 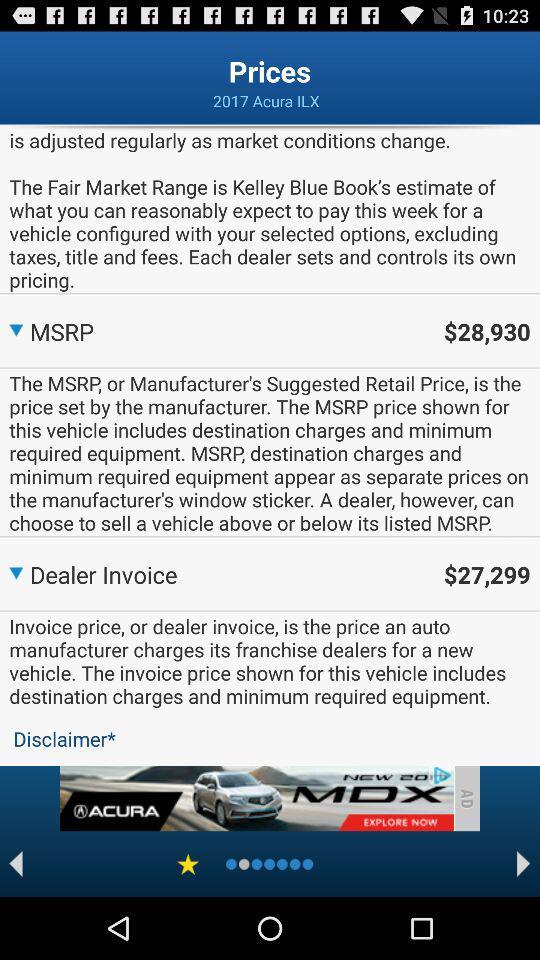 I want to click on previous page, so click(x=15, y=863).